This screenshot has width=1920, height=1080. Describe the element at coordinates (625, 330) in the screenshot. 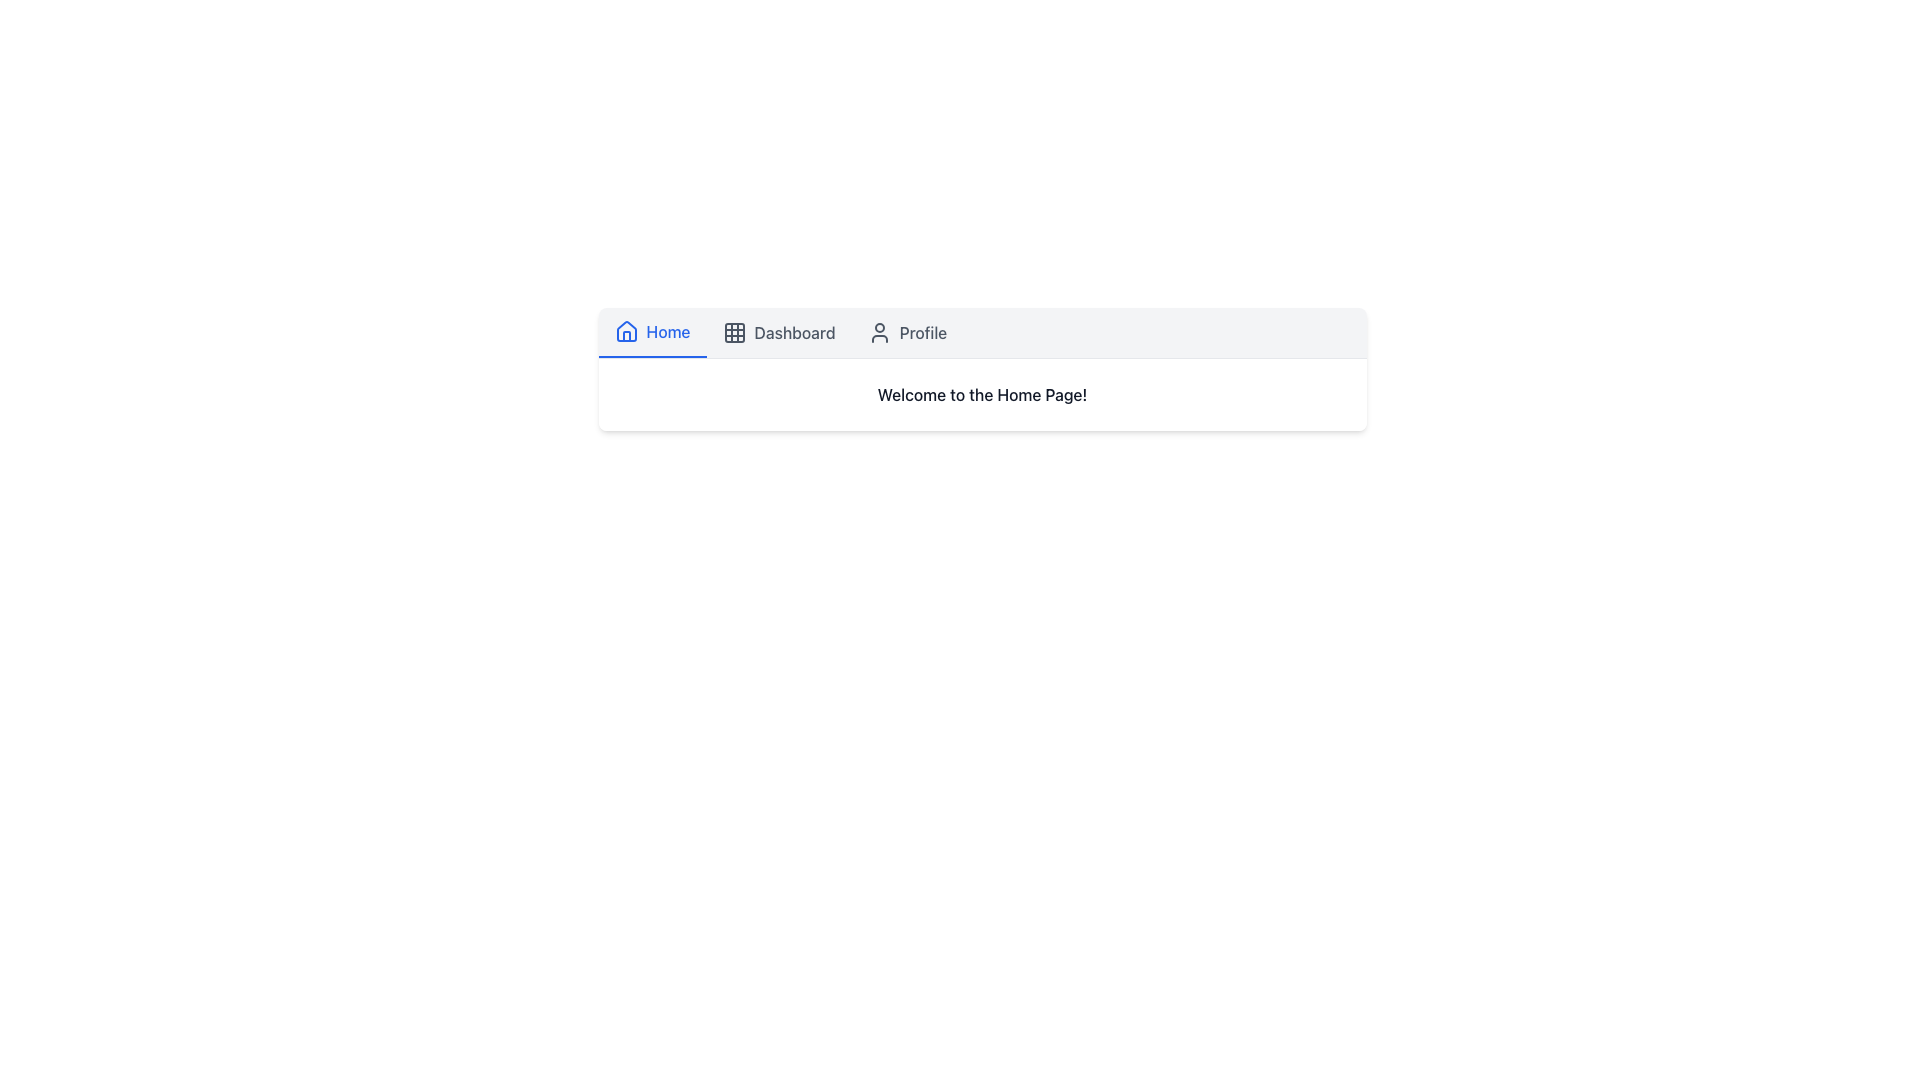

I see `the house-shaped SVG icon with a blue outline located to the left of the 'Home' text in the navigation bar` at that location.